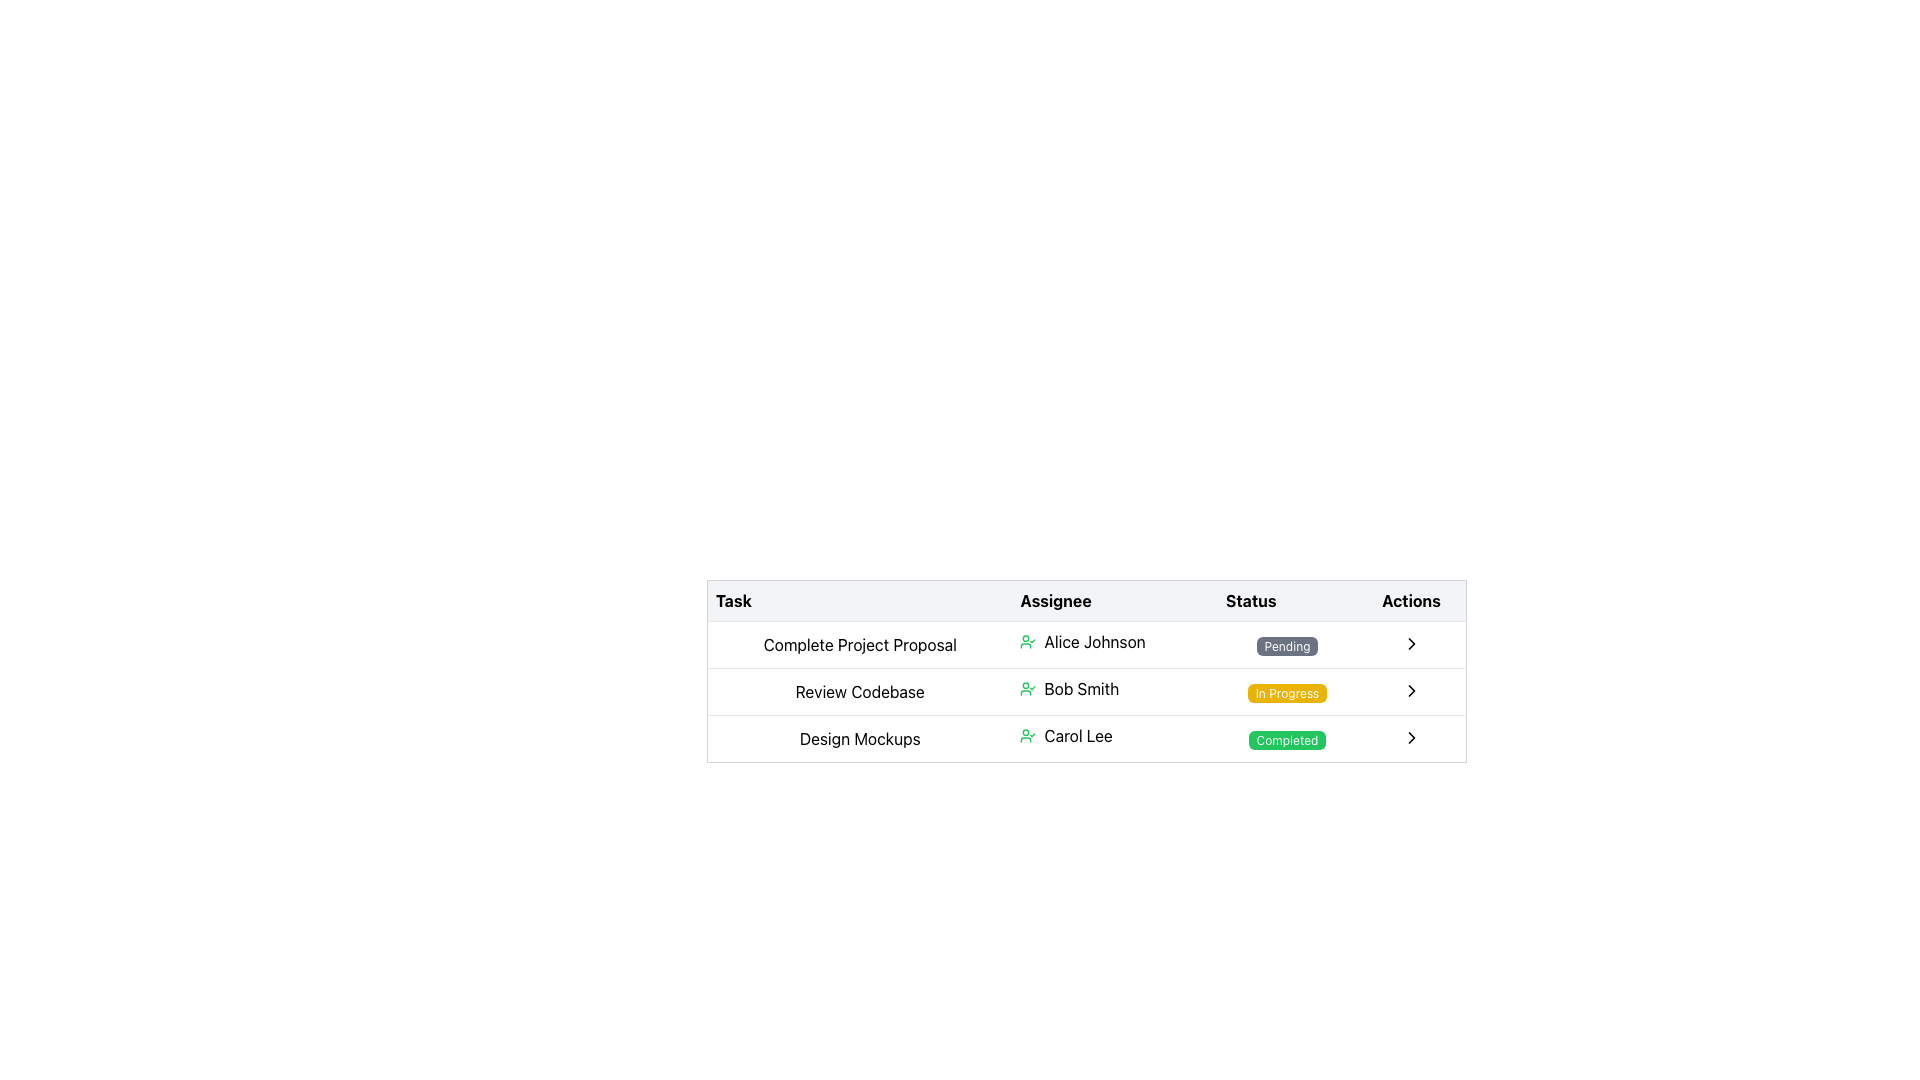 The width and height of the screenshot is (1920, 1080). What do you see at coordinates (859, 690) in the screenshot?
I see `the text label displaying the task assigned to Bob Smith in the 'Task' column of the task management table, which is the second entry from the top` at bounding box center [859, 690].